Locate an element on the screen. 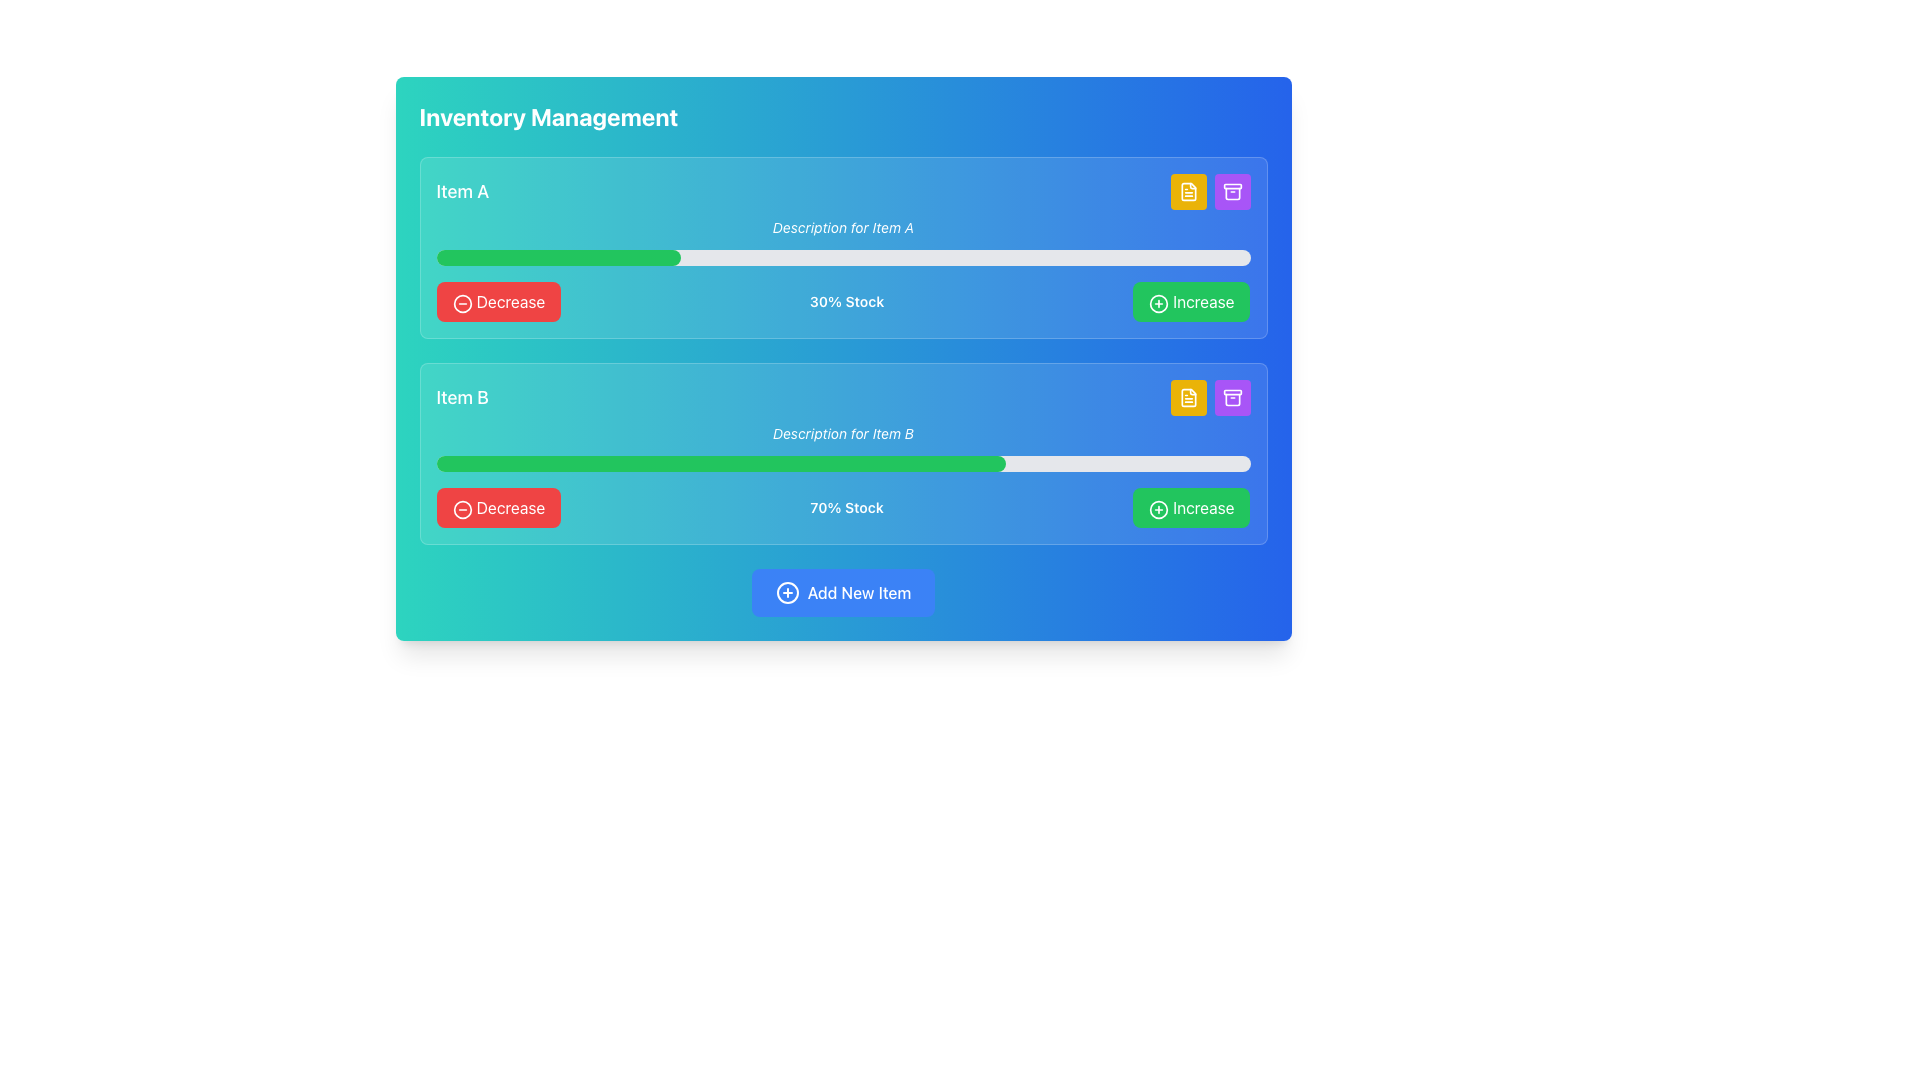 Image resolution: width=1920 pixels, height=1080 pixels. the second file-related icon with a yellow background and a white document shape in the 'Item B' inventory section is located at coordinates (1188, 397).